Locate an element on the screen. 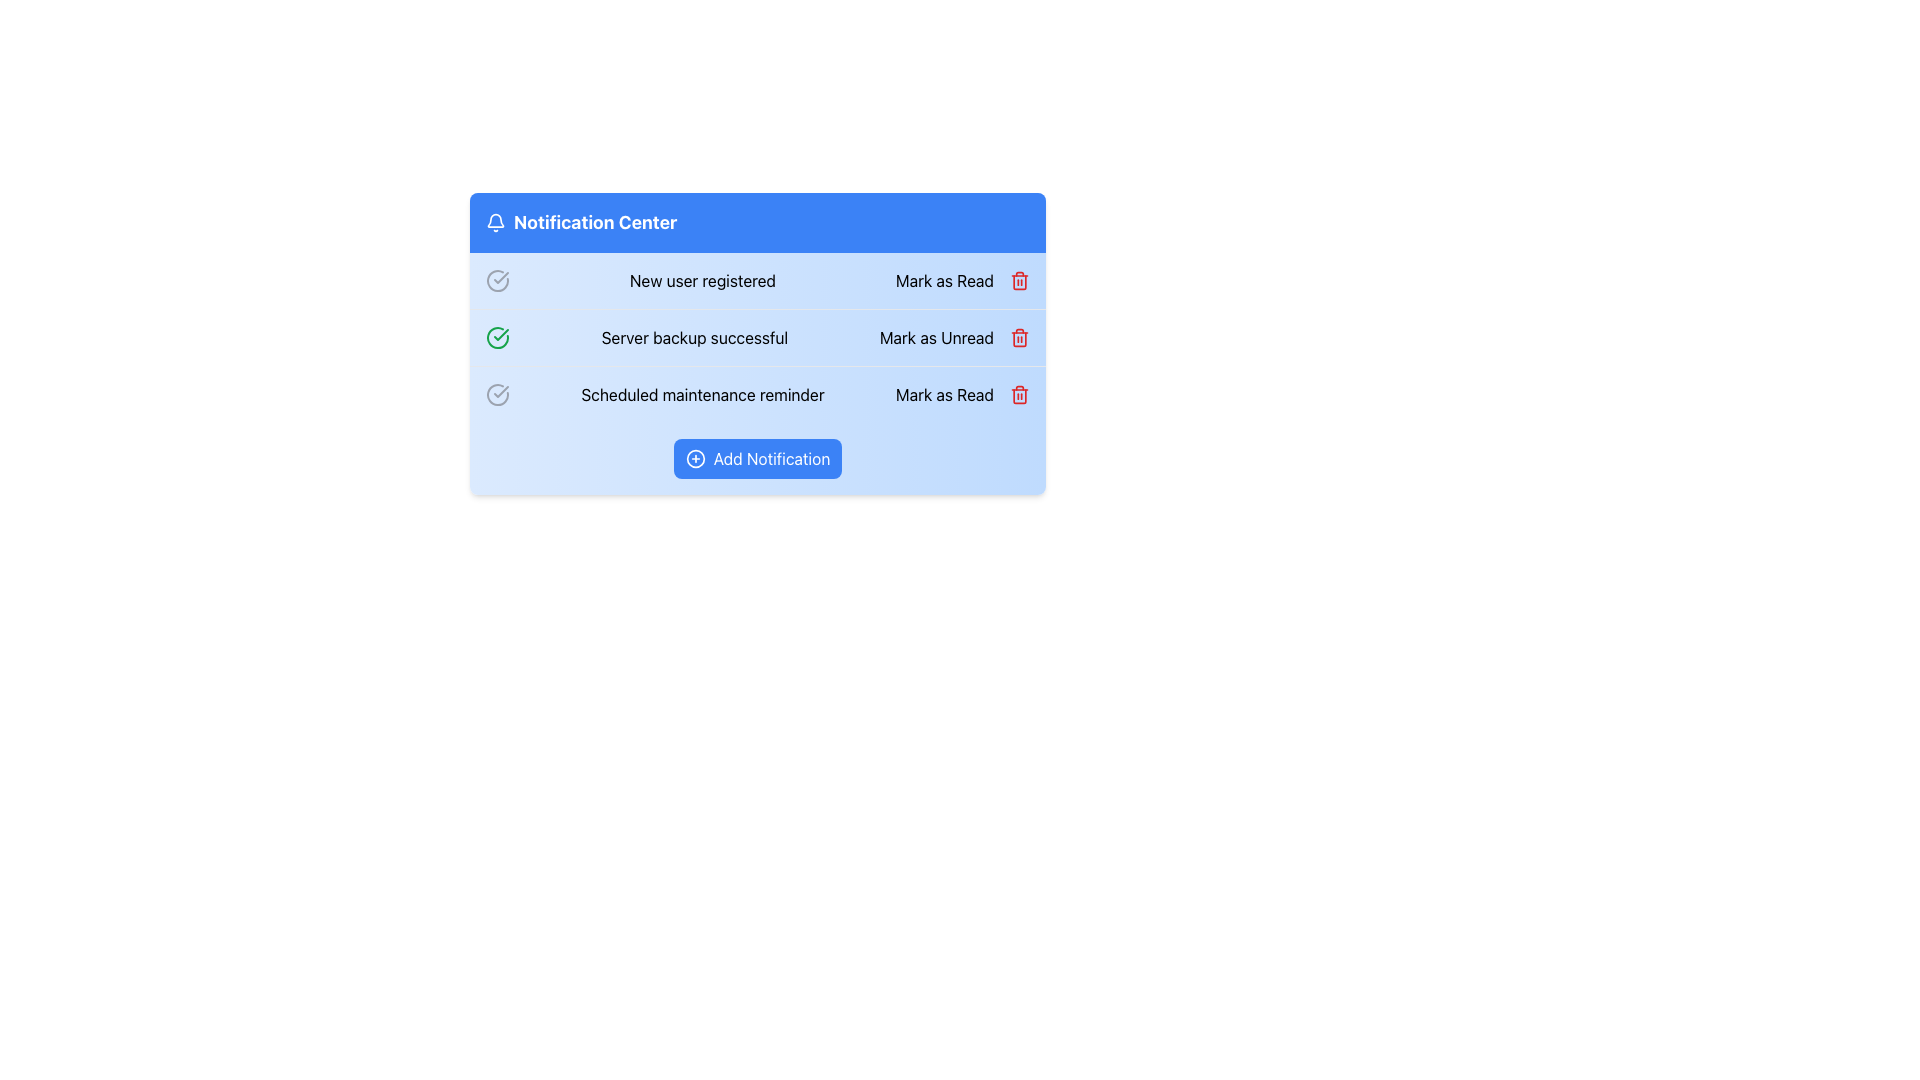 The width and height of the screenshot is (1920, 1080). the notification icon located at the top left corner of the 'Notification Center' panel, which indicates notifications or alerts is located at coordinates (495, 223).